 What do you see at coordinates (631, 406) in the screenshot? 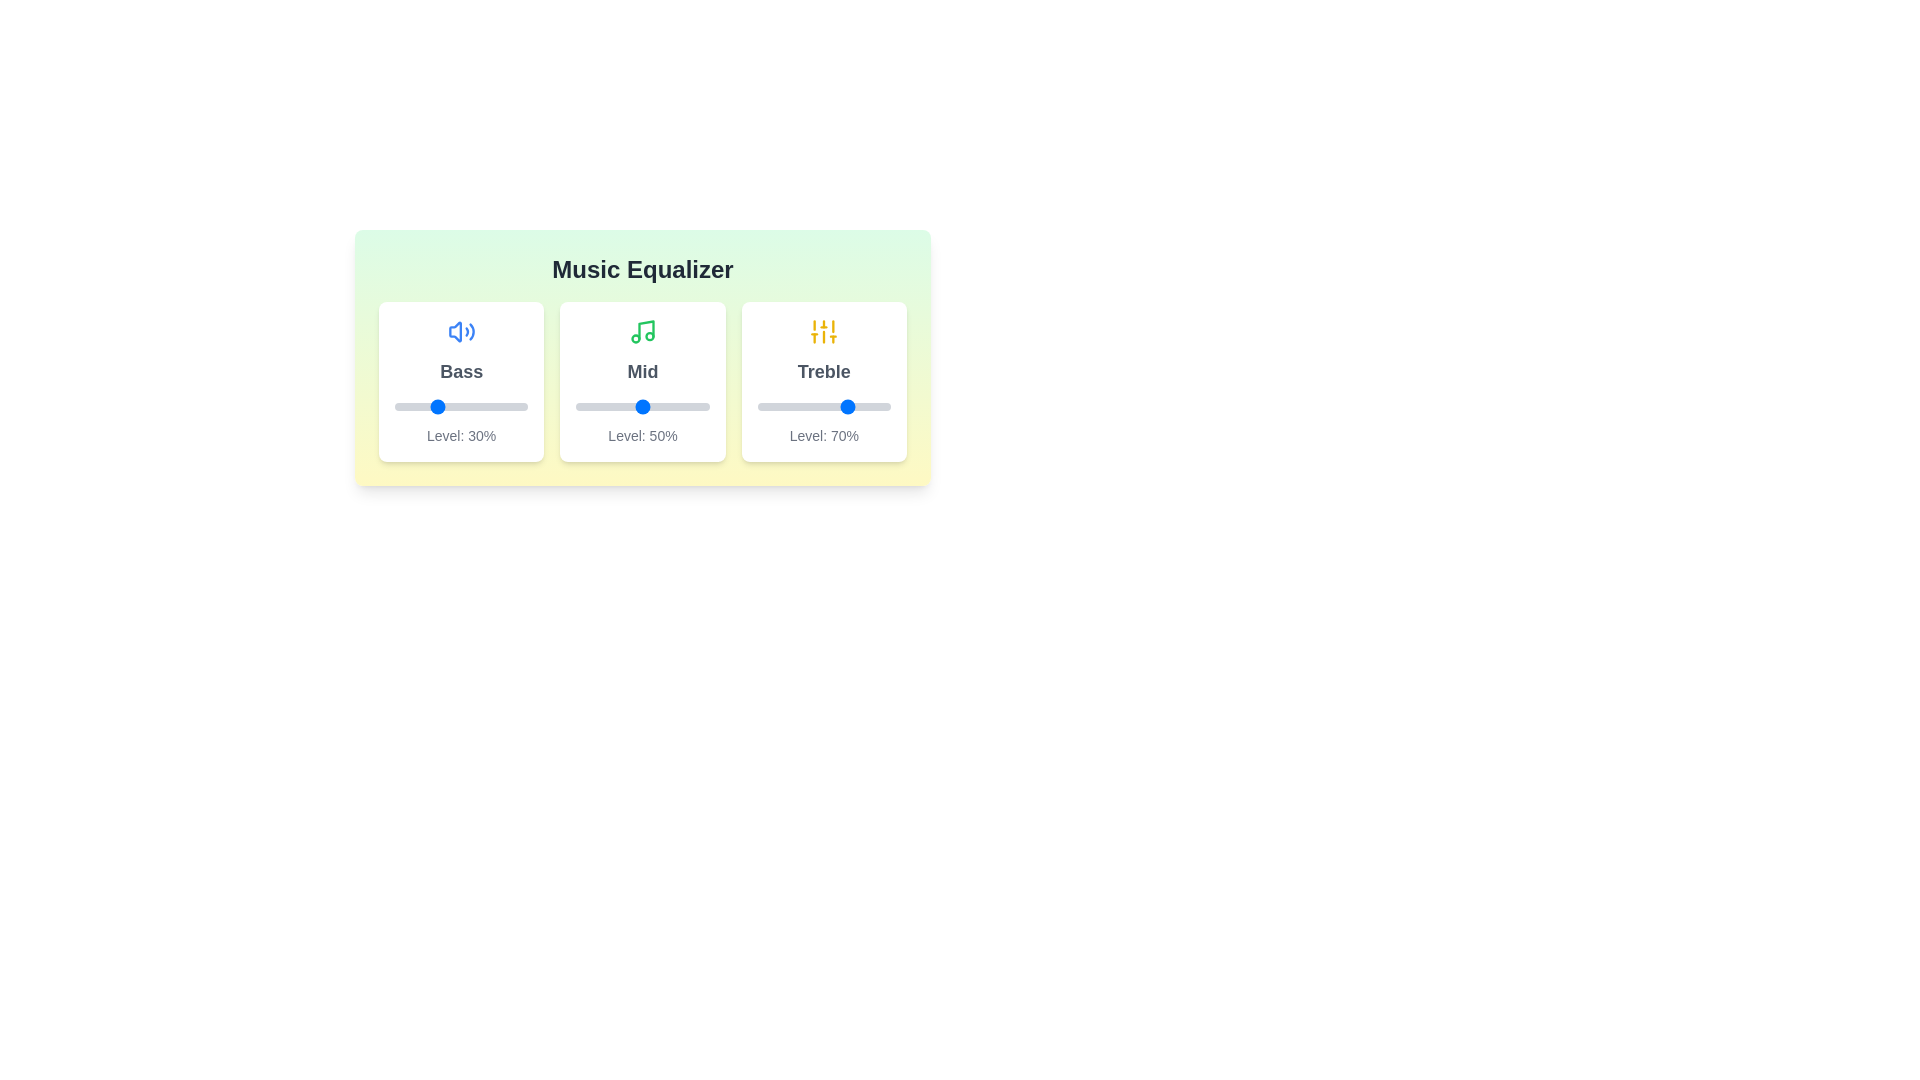
I see `the 'Mid' slider to 42%` at bounding box center [631, 406].